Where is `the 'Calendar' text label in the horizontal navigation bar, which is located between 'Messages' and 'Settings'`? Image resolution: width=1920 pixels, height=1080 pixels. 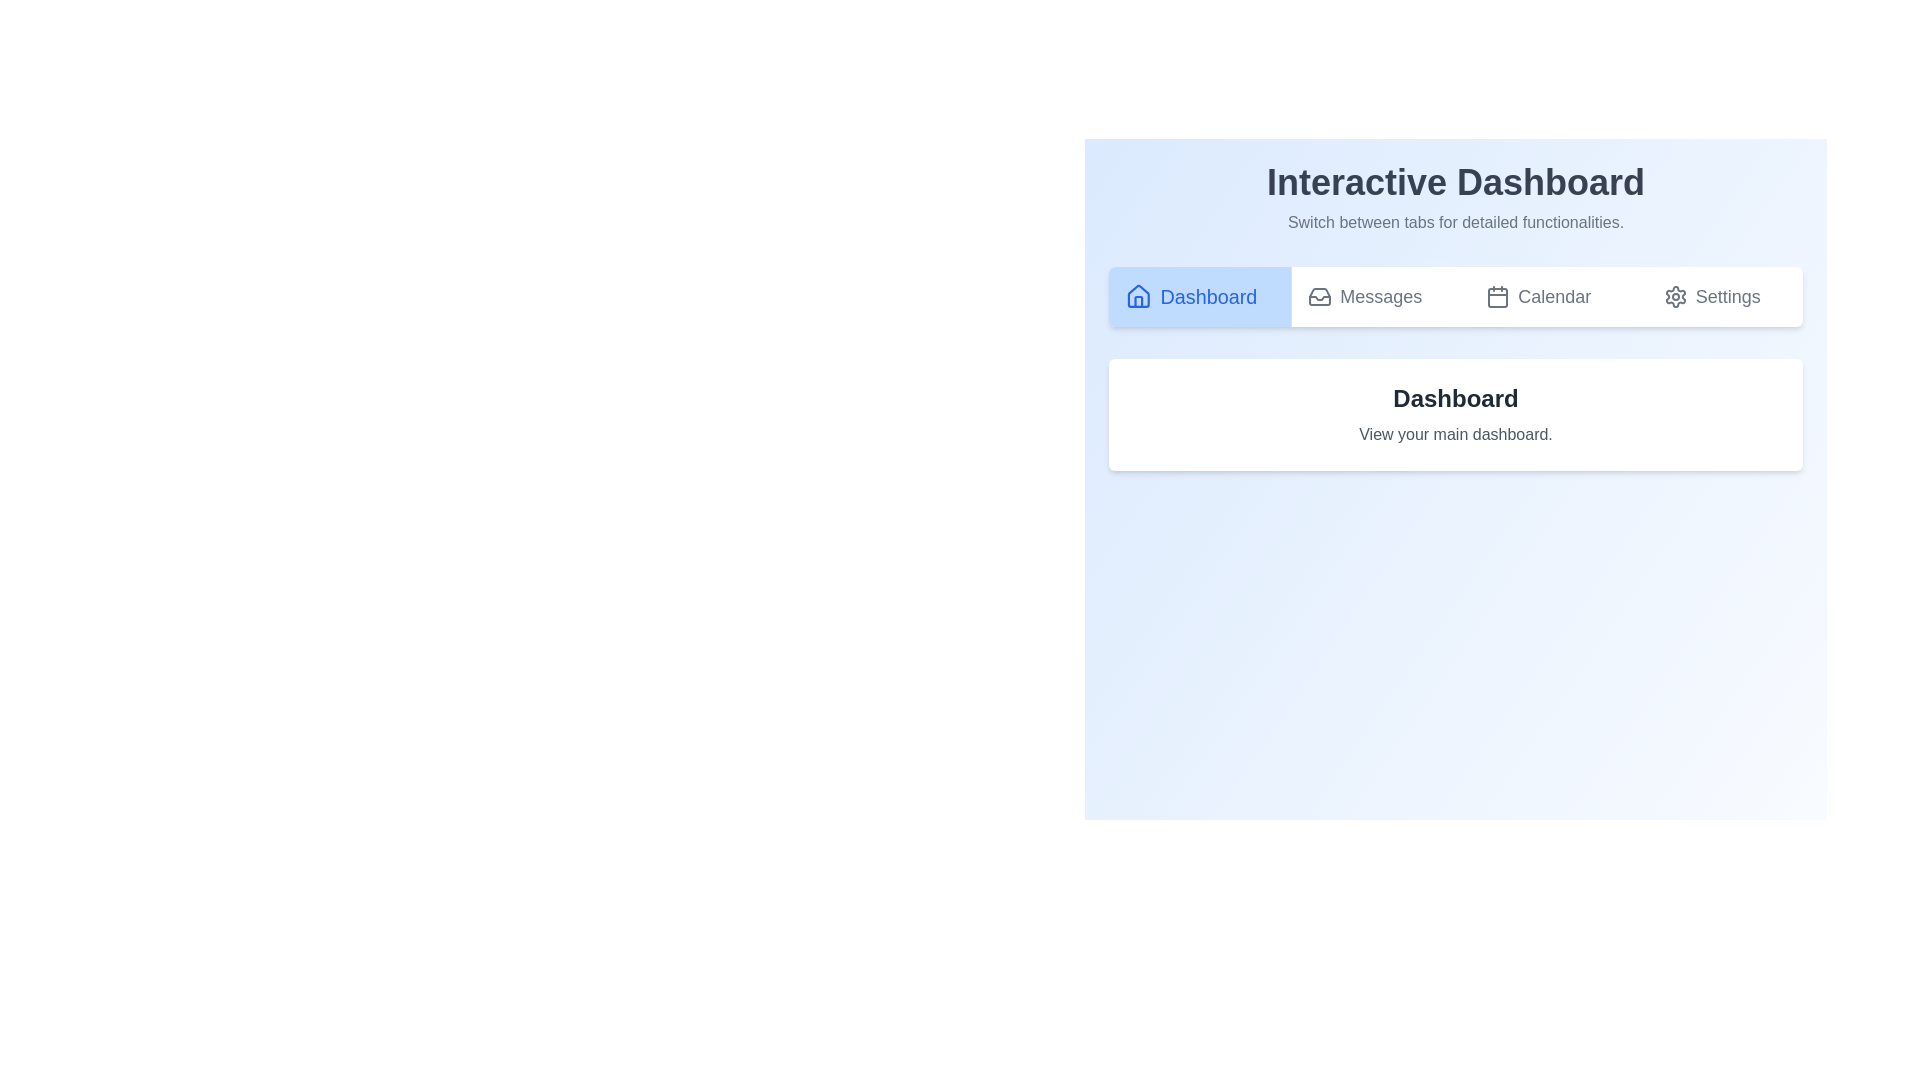 the 'Calendar' text label in the horizontal navigation bar, which is located between 'Messages' and 'Settings' is located at coordinates (1553, 297).